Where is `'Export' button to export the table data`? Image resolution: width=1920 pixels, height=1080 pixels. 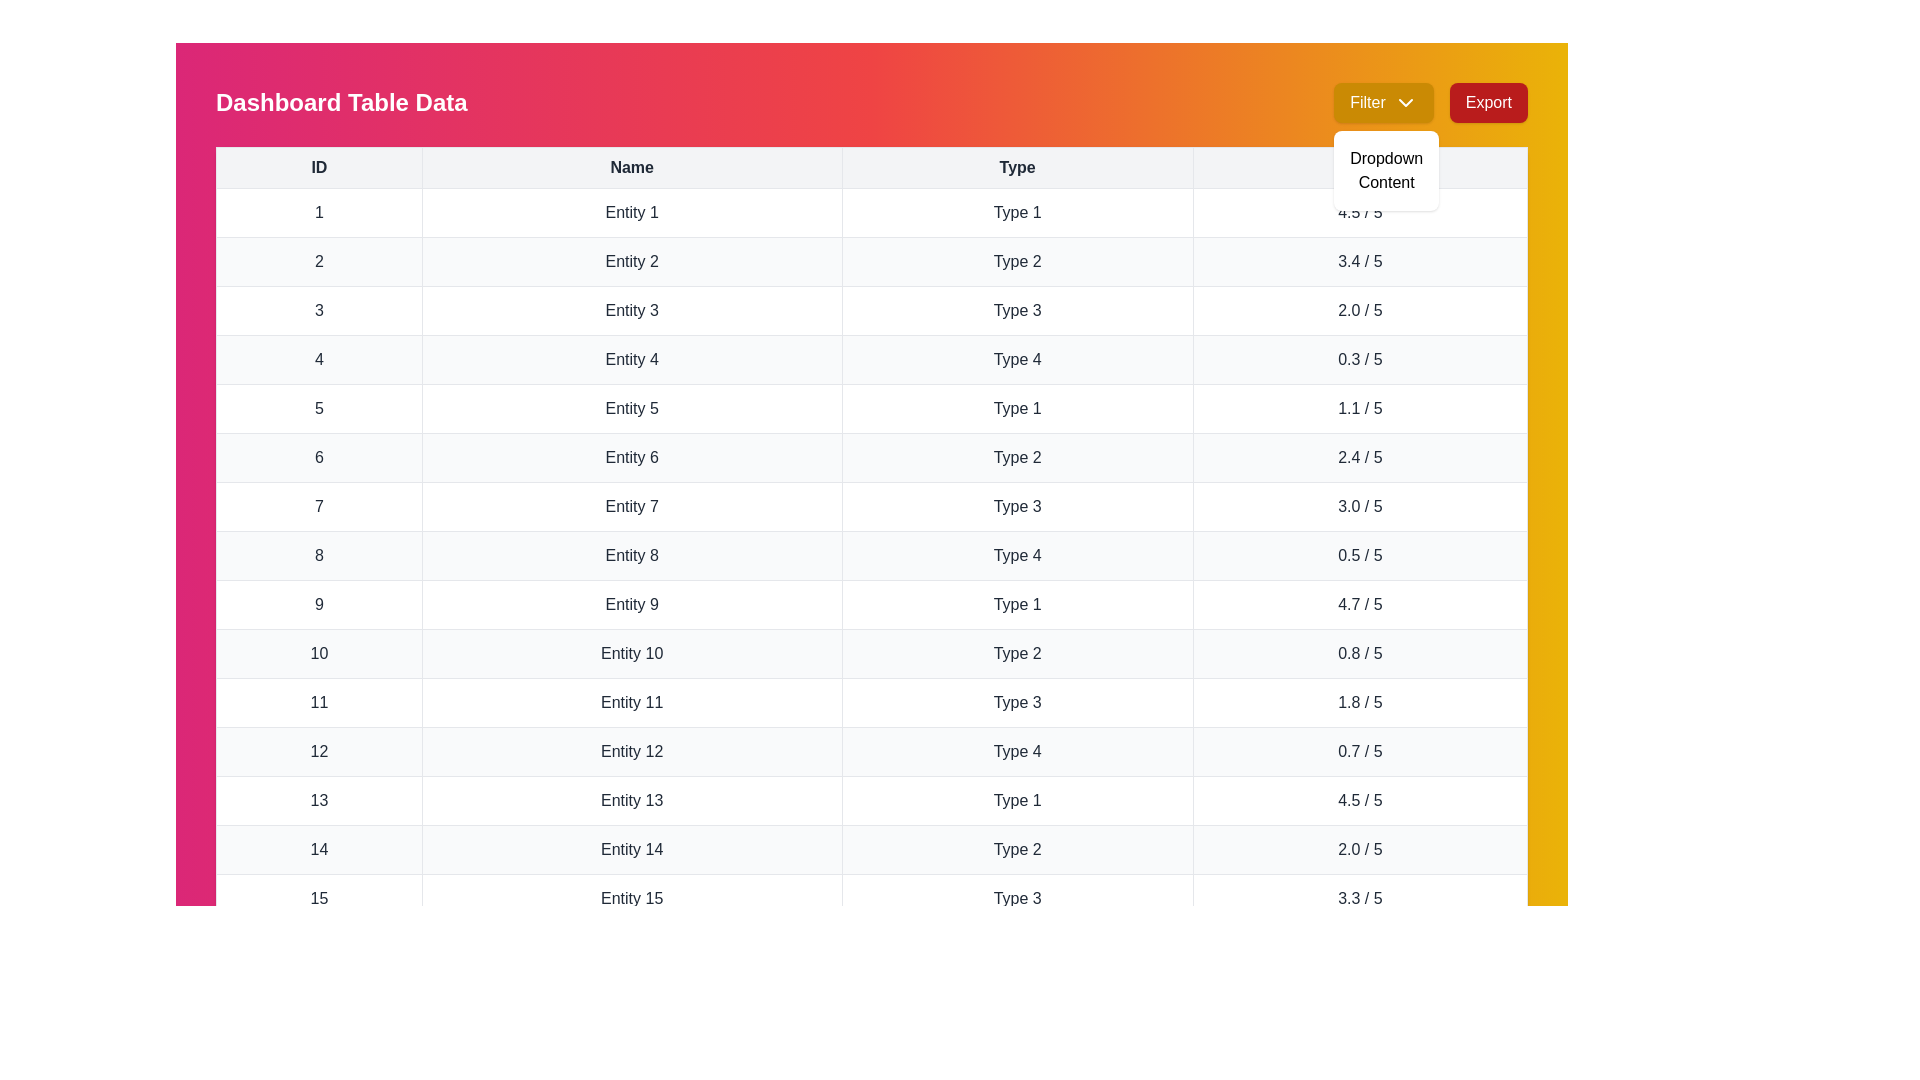
'Export' button to export the table data is located at coordinates (1488, 103).